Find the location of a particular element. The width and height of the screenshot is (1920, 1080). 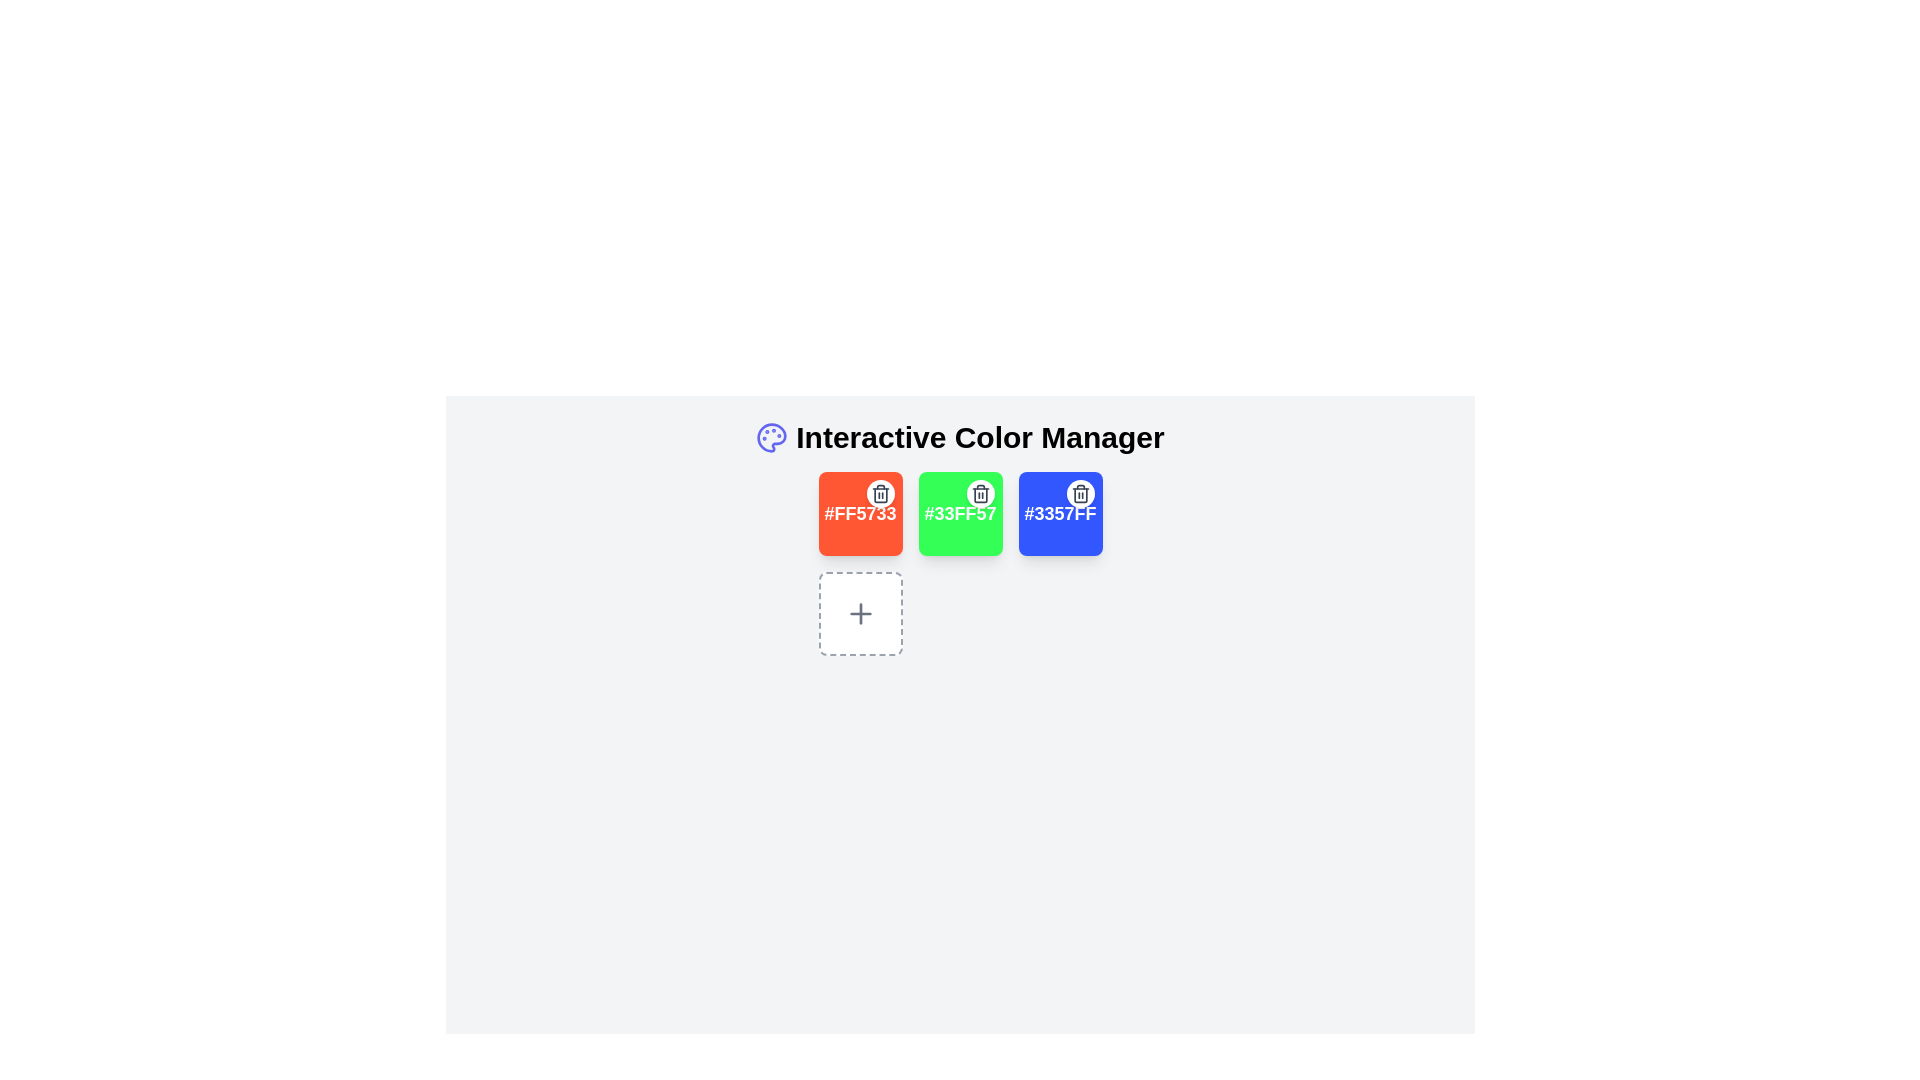

the Color tile with an embedded button is located at coordinates (1059, 512).